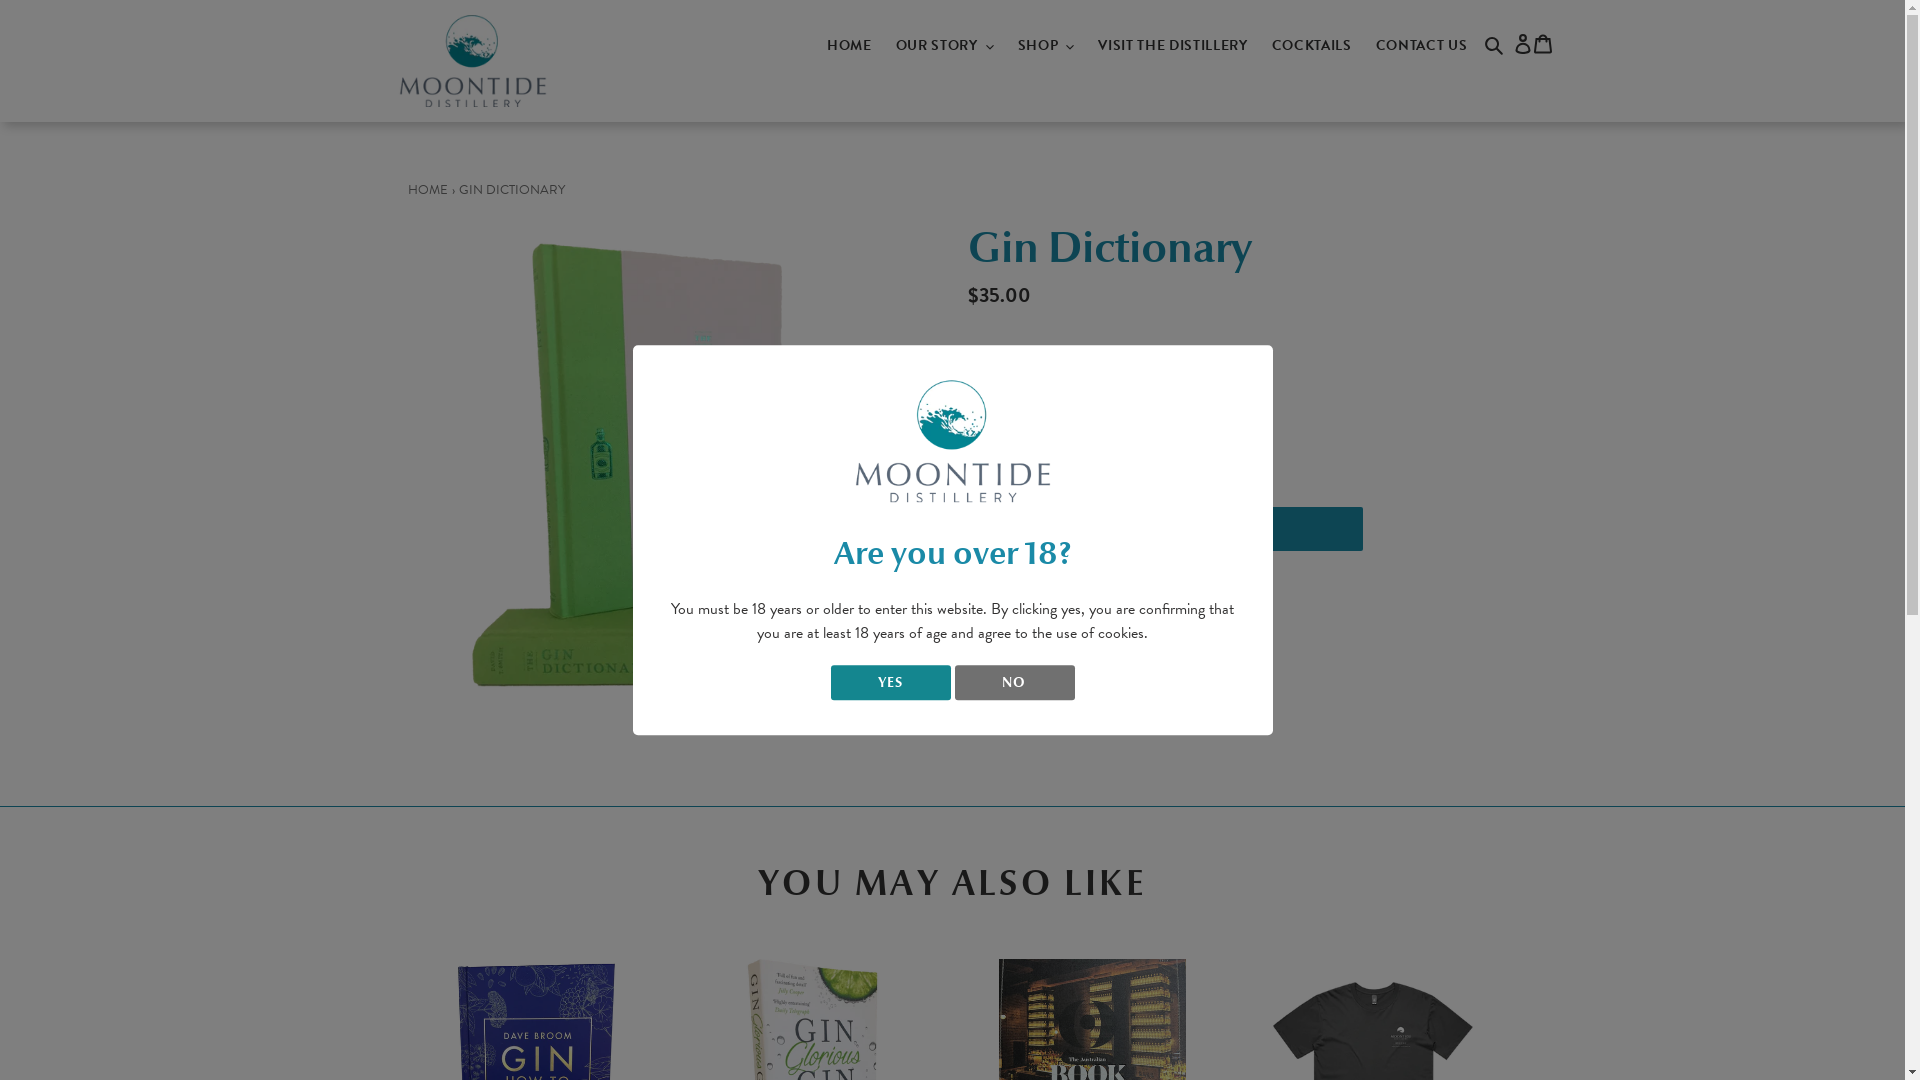  Describe the element at coordinates (888, 681) in the screenshot. I see `'YES'` at that location.